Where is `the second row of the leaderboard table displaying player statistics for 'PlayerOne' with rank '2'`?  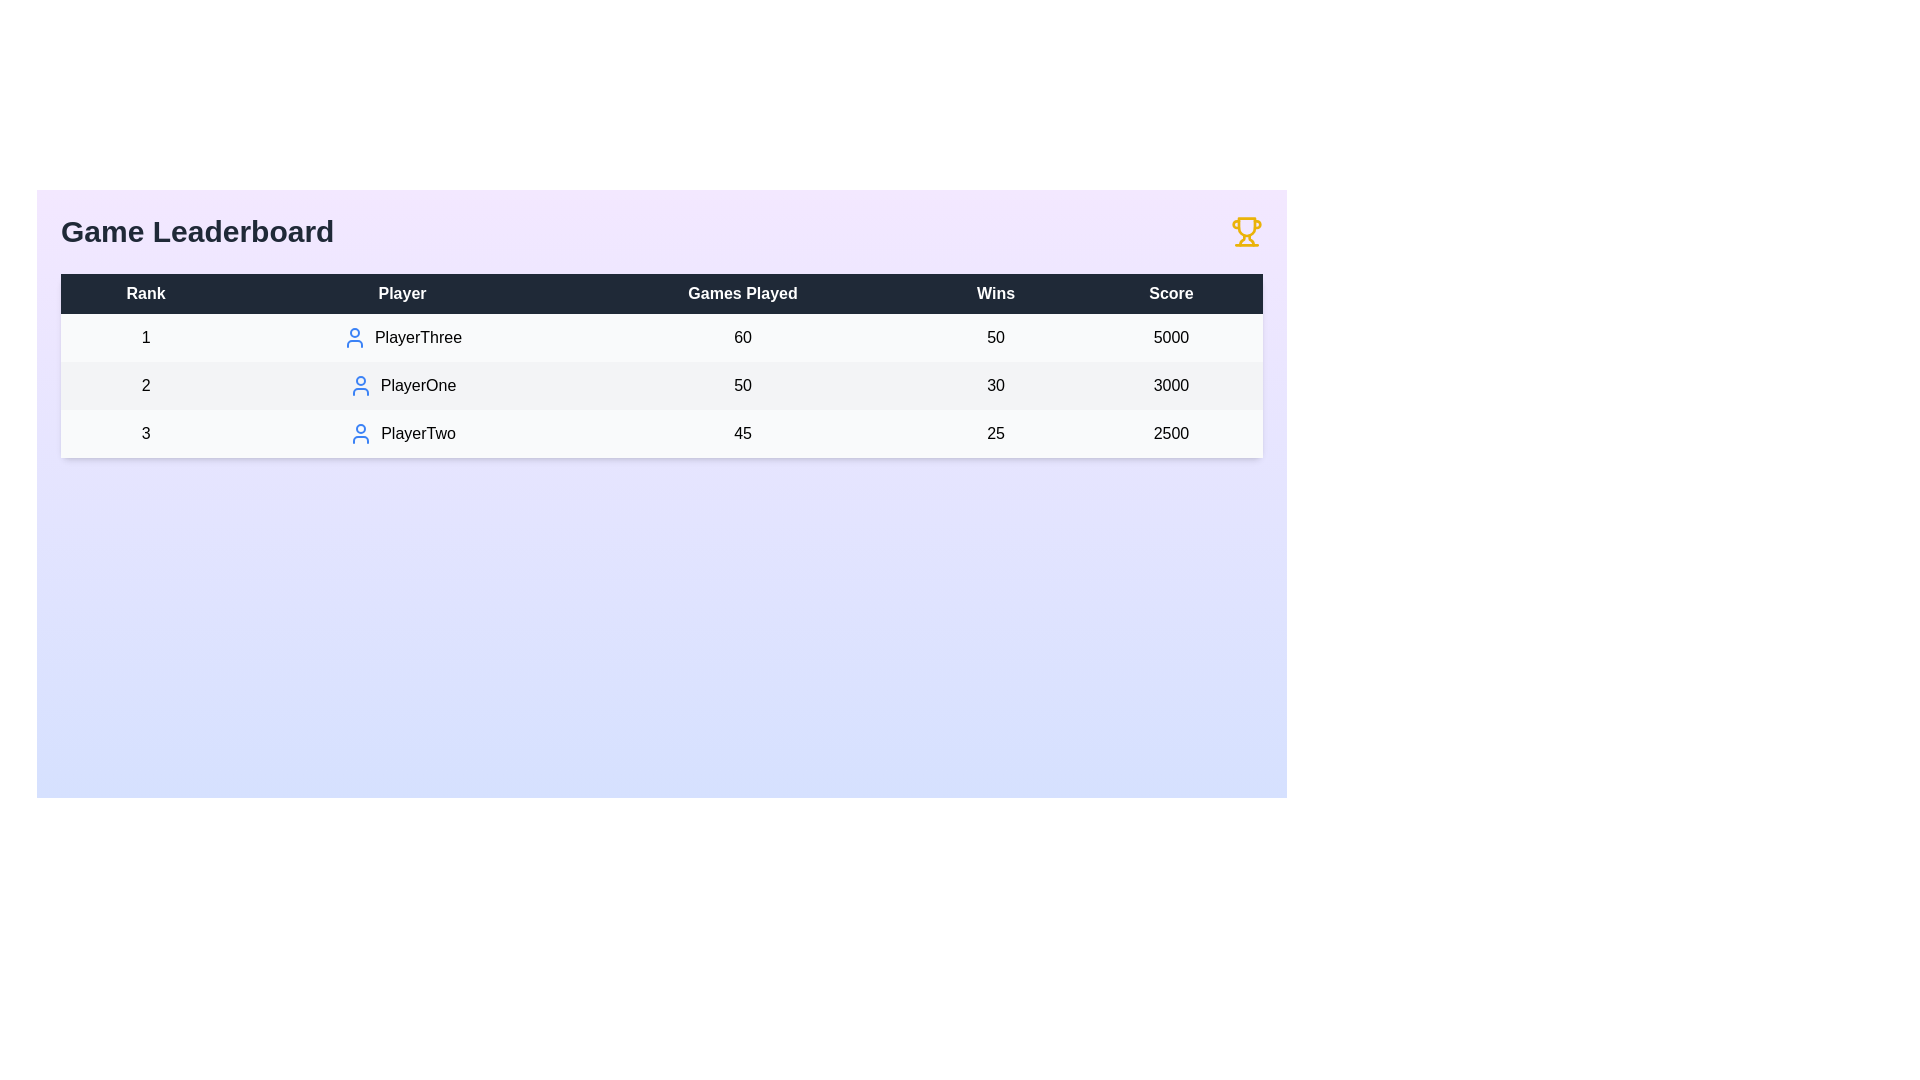 the second row of the leaderboard table displaying player statistics for 'PlayerOne' with rank '2' is located at coordinates (662, 385).